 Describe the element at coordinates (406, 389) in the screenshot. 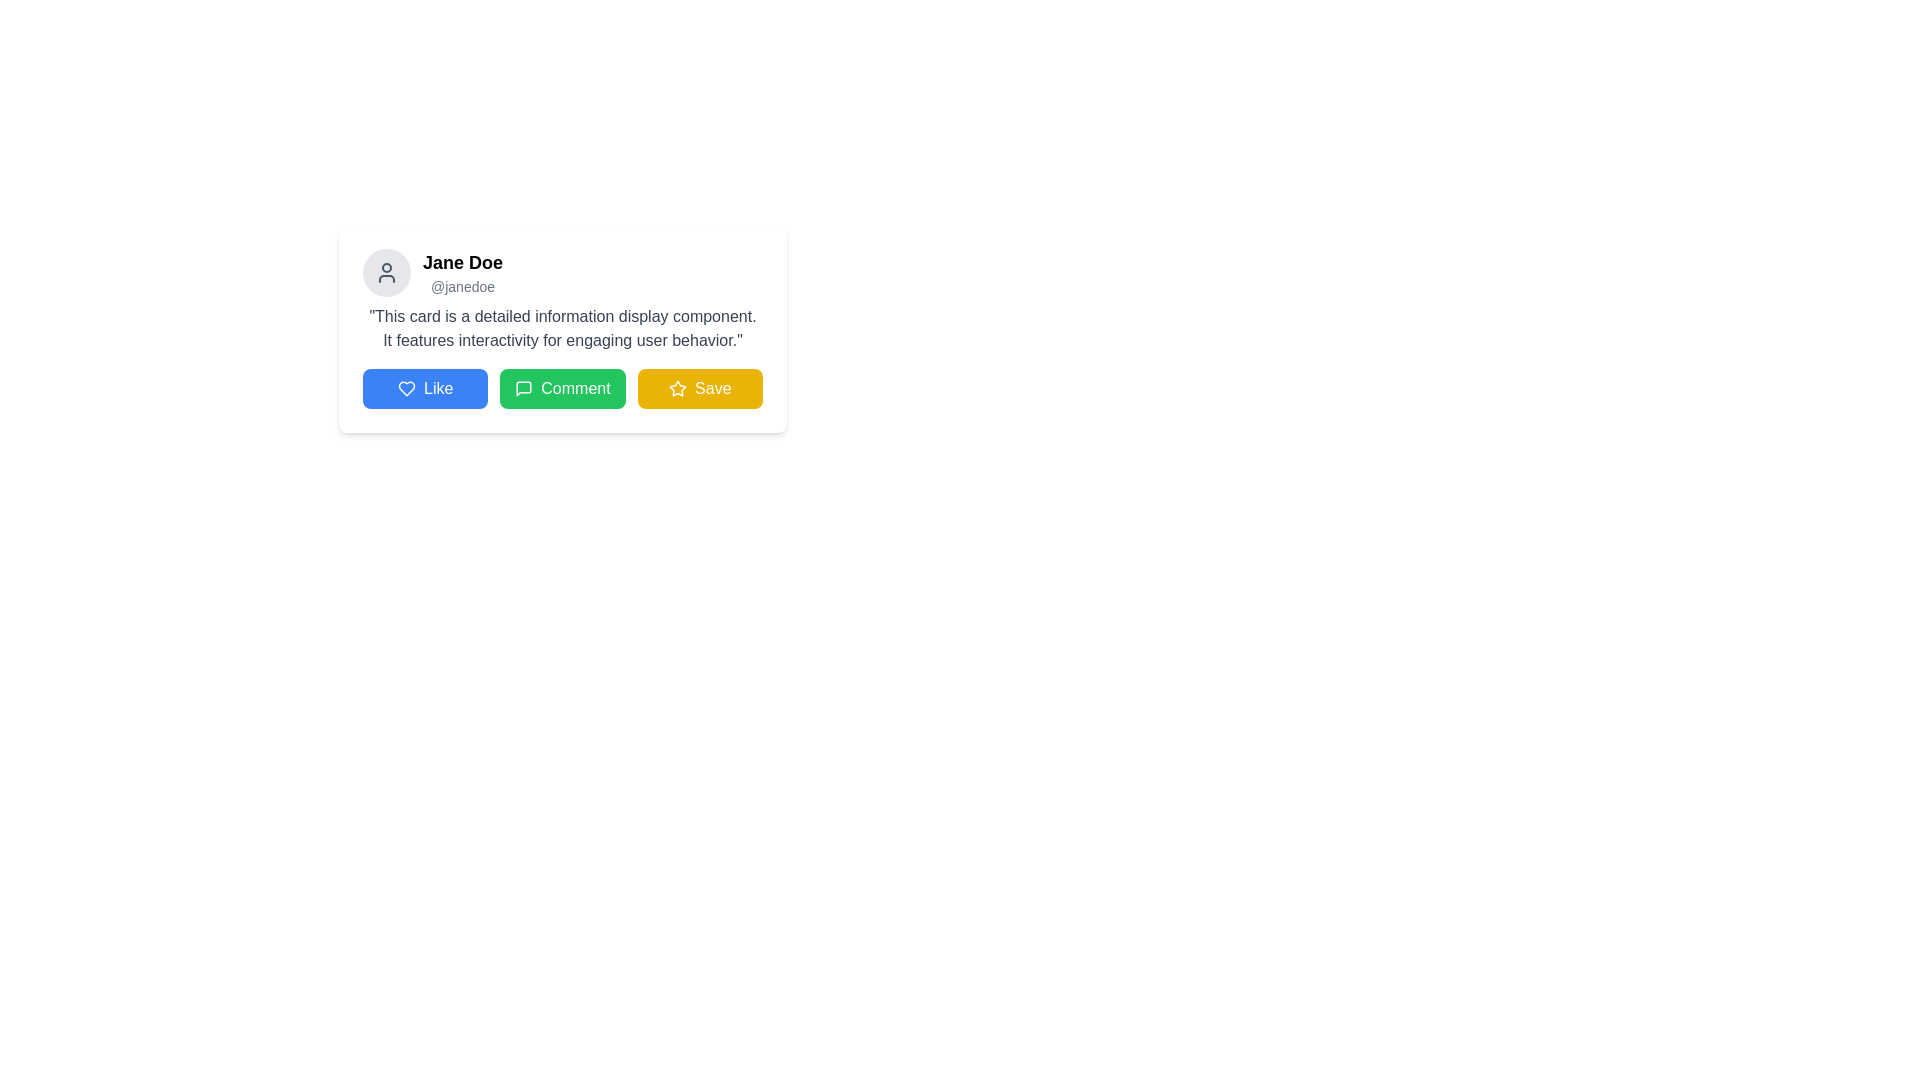

I see `the heart-shaped icon outlined in blue within the 'Like' button` at that location.